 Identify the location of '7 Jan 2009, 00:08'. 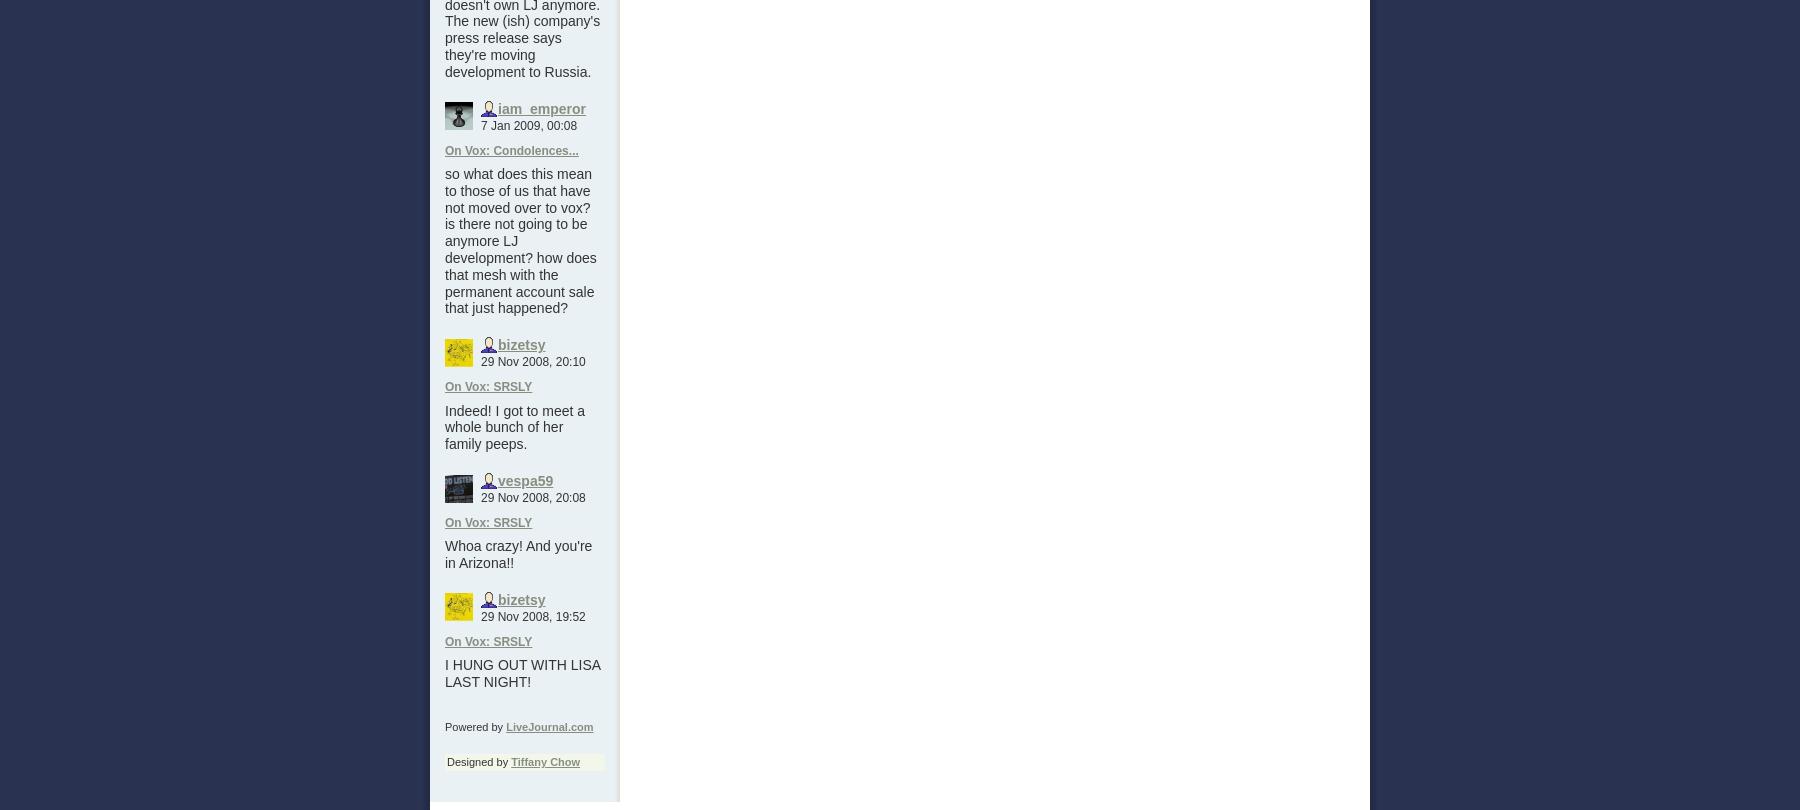
(528, 124).